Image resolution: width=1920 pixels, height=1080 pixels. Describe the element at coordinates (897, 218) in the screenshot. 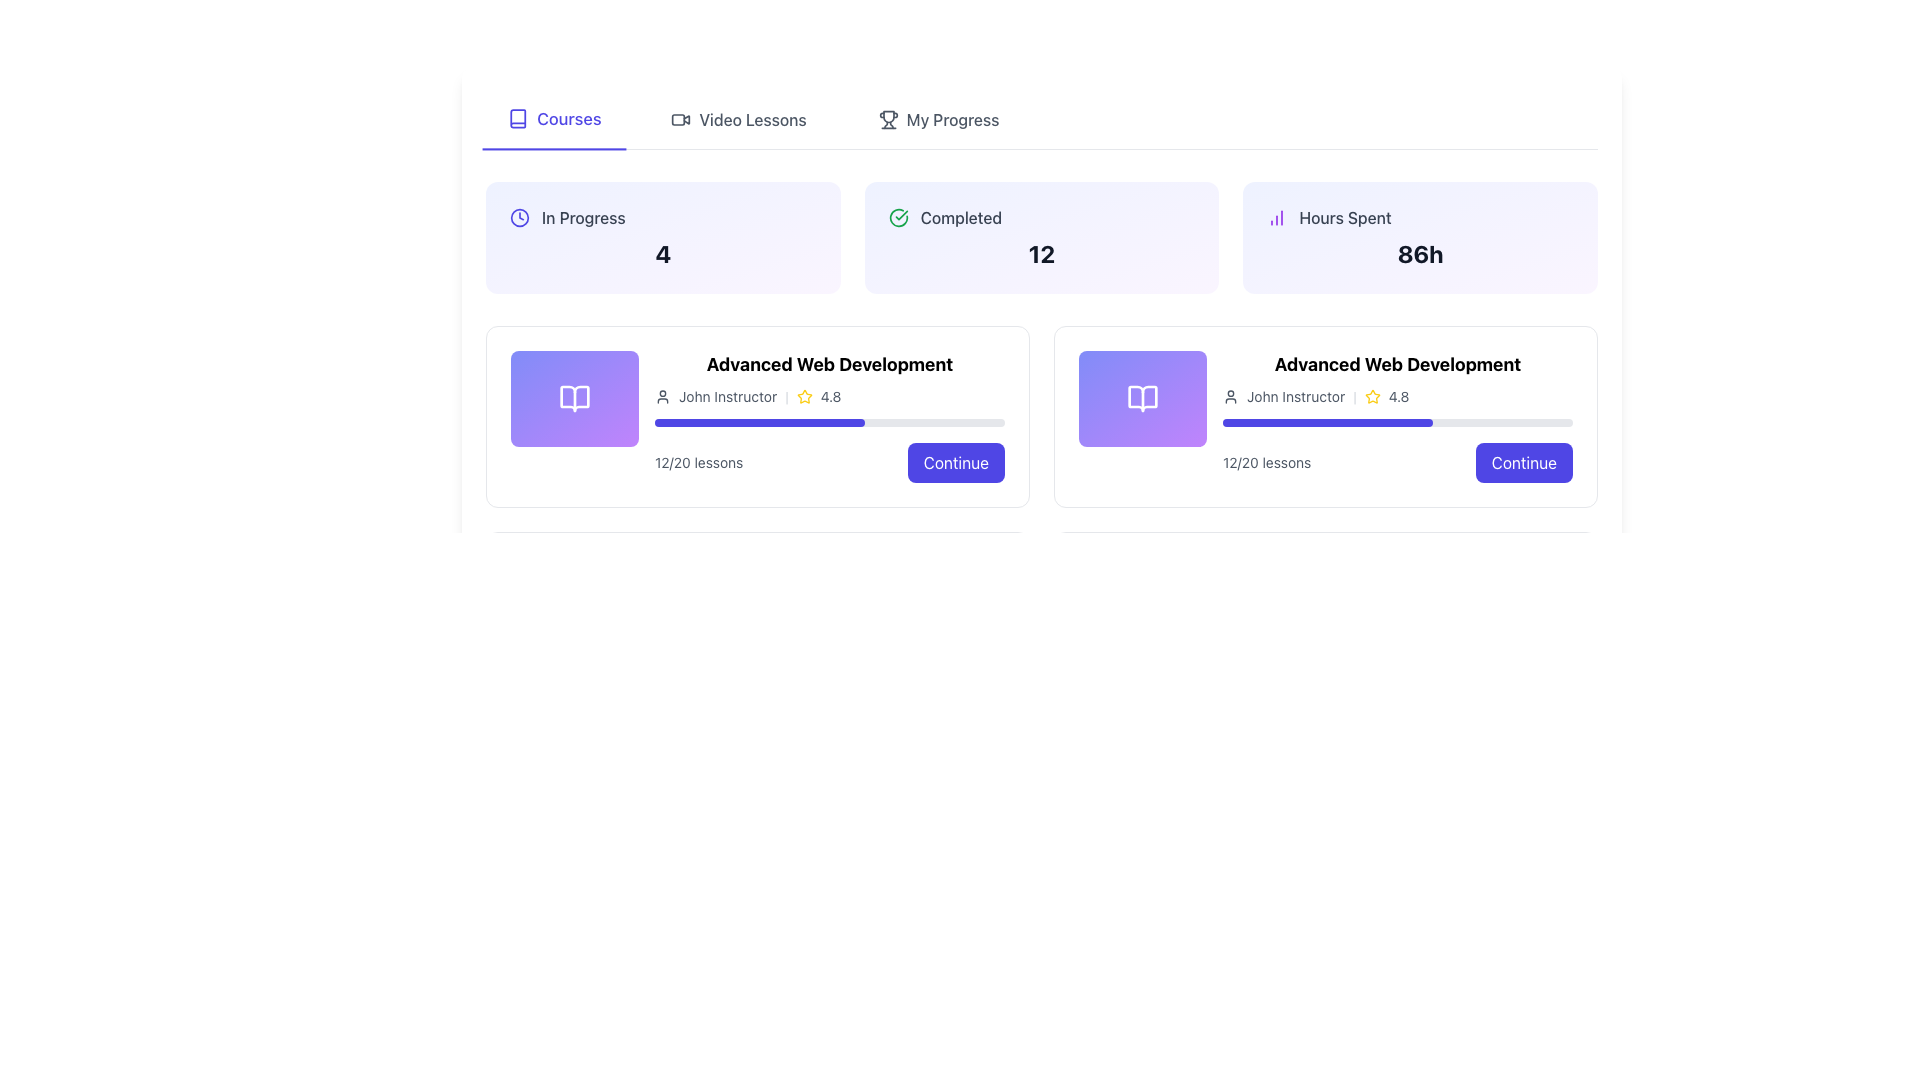

I see `the circular checkmark icon with a green outline located at the beginning of the 'Completed' section` at that location.